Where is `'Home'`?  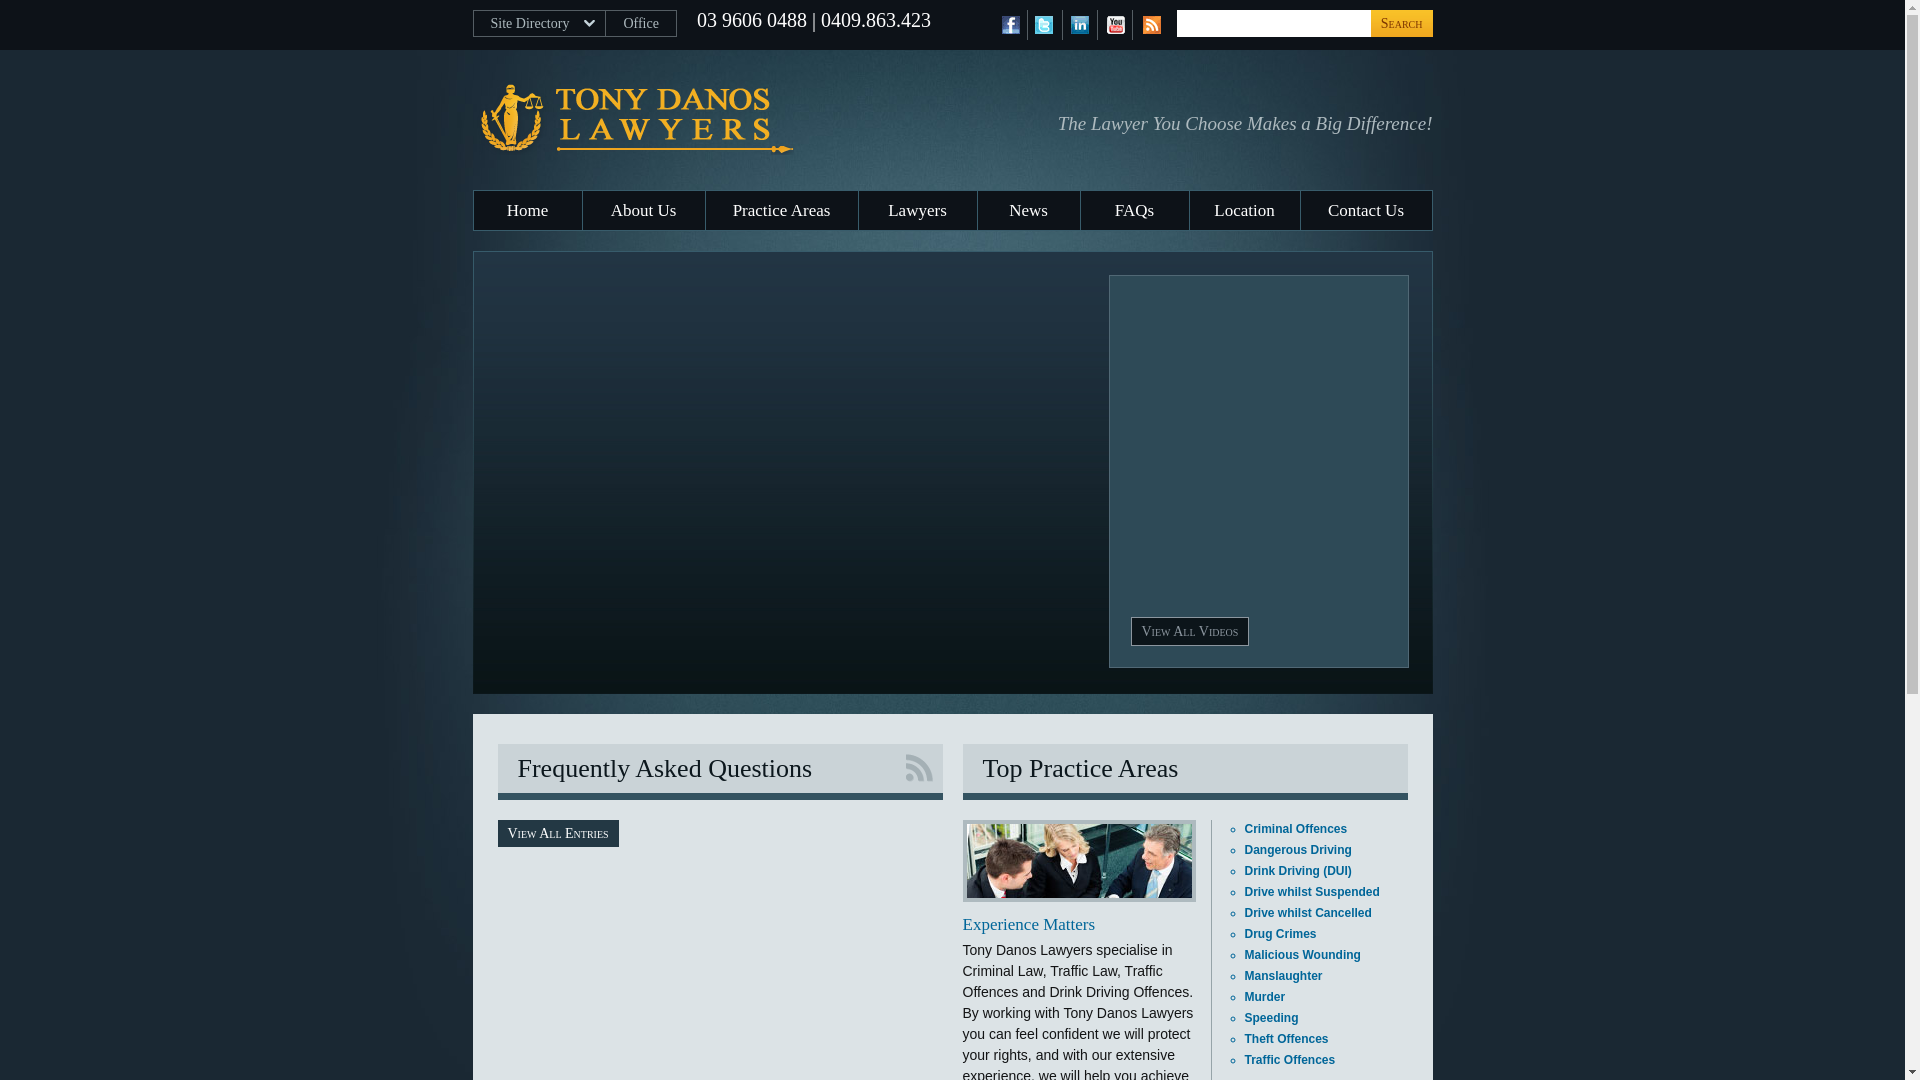
'Home' is located at coordinates (528, 210).